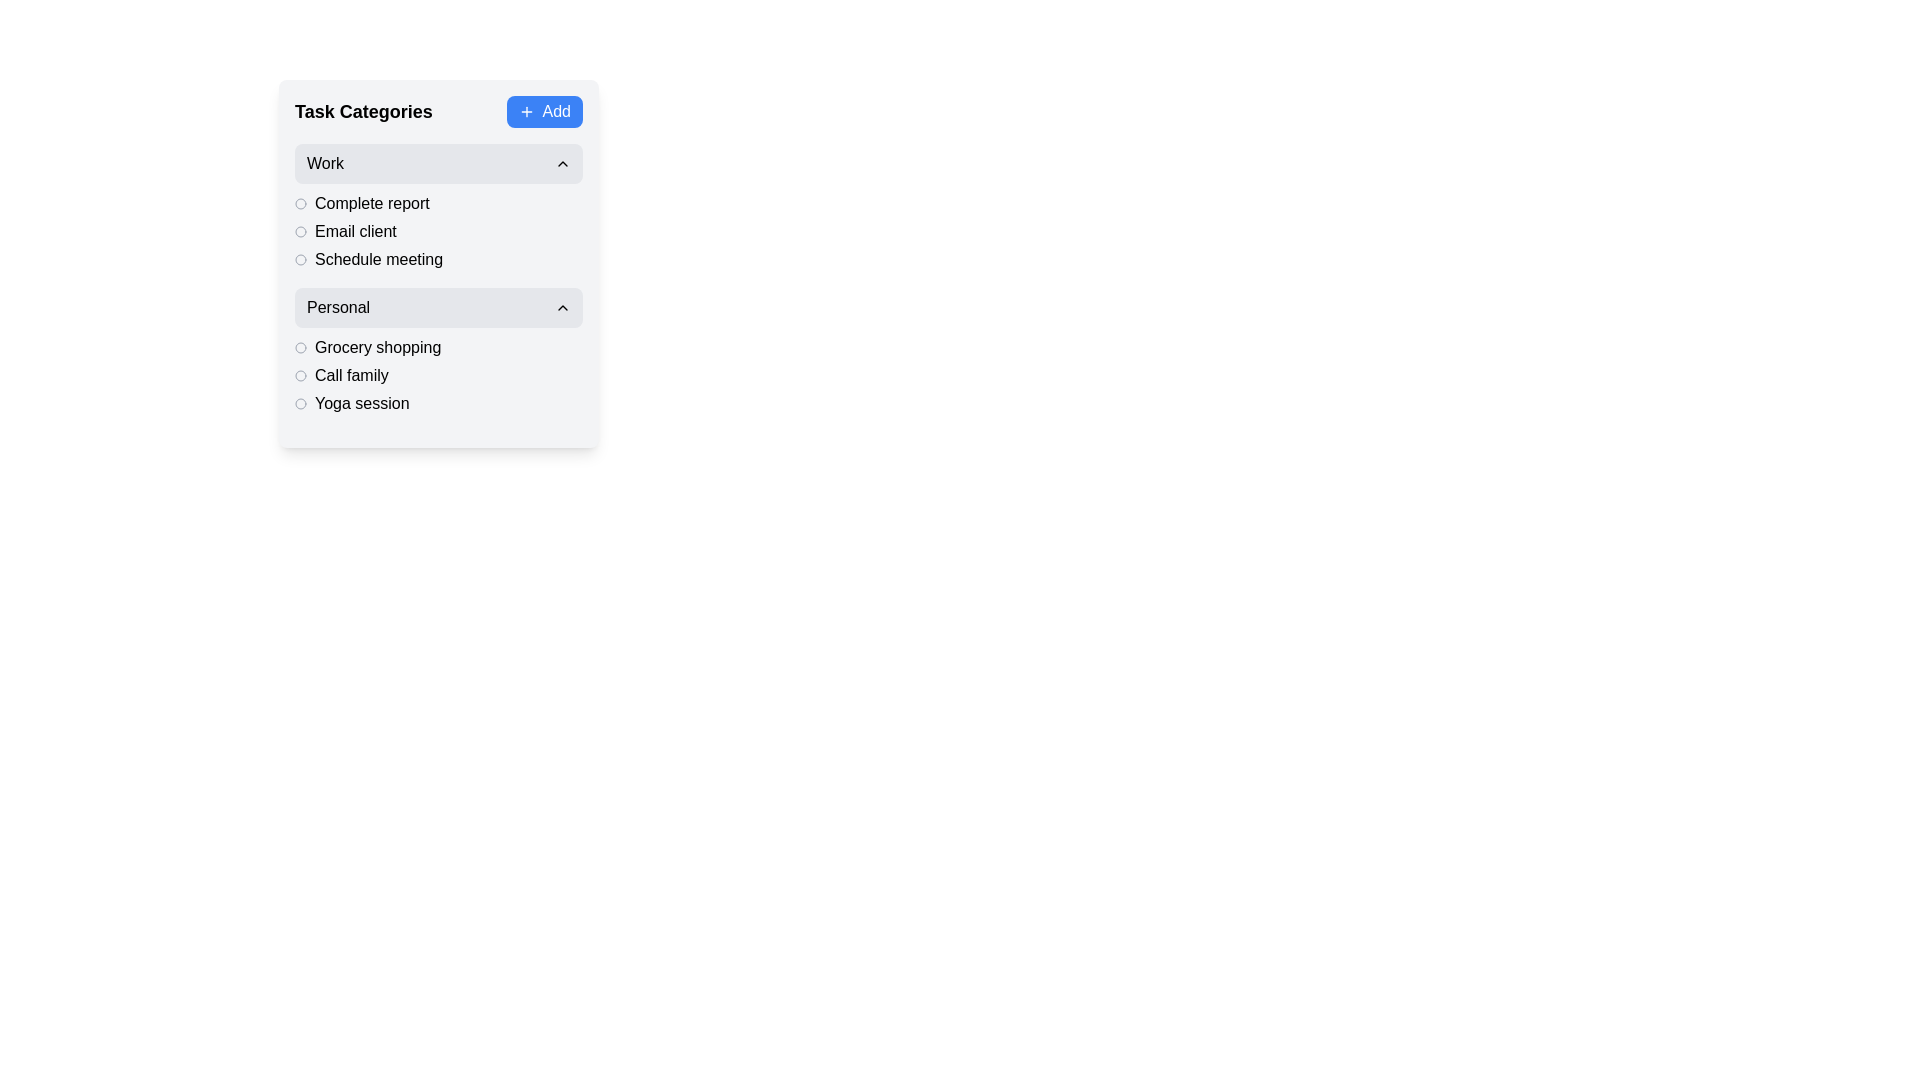 Image resolution: width=1920 pixels, height=1080 pixels. I want to click on the Text label that serves as a reference for tasks, specifically located under the 'Work' category as the third item in the list of 'Task Categories', so click(379, 258).